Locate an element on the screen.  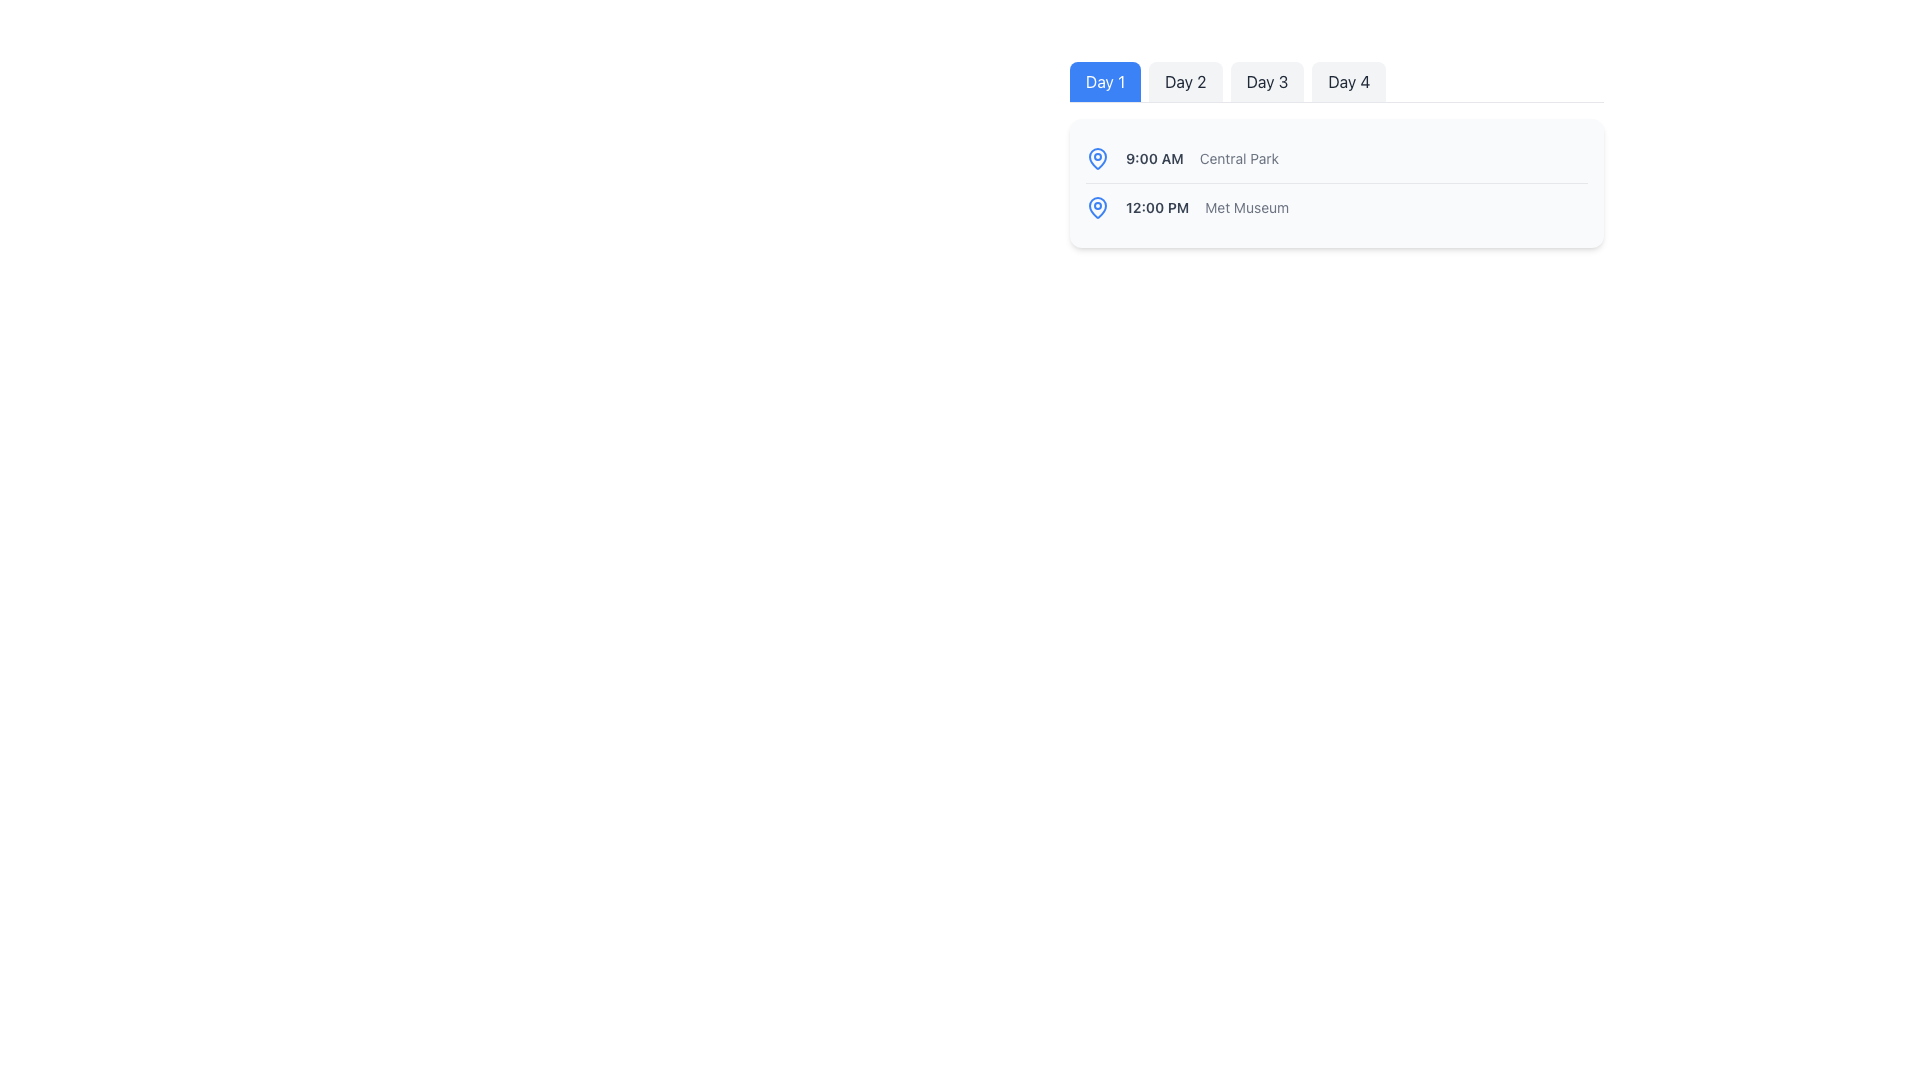
the 'Day 4' button located at the top of the schedule, which is the fourth button from the left is located at coordinates (1337, 81).